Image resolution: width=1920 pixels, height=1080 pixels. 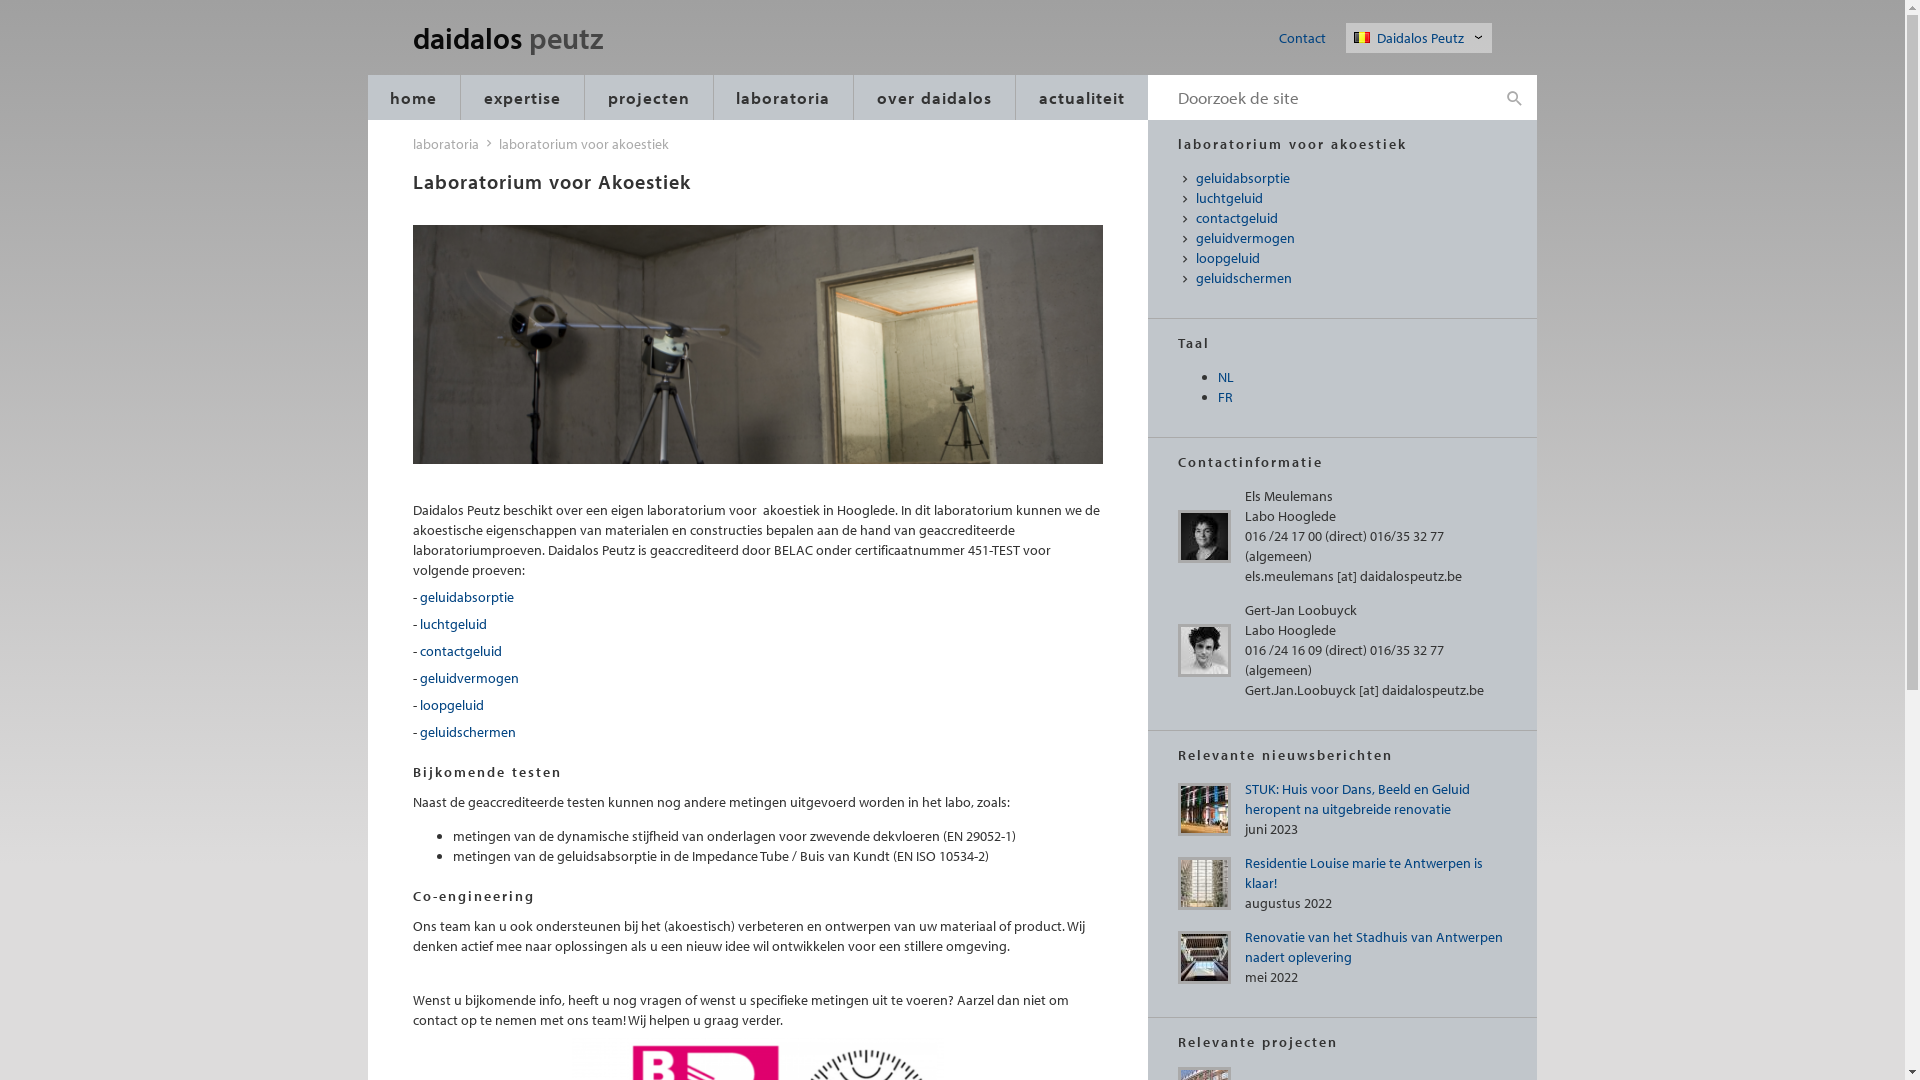 What do you see at coordinates (1352, 238) in the screenshot?
I see `'geluidvermogen'` at bounding box center [1352, 238].